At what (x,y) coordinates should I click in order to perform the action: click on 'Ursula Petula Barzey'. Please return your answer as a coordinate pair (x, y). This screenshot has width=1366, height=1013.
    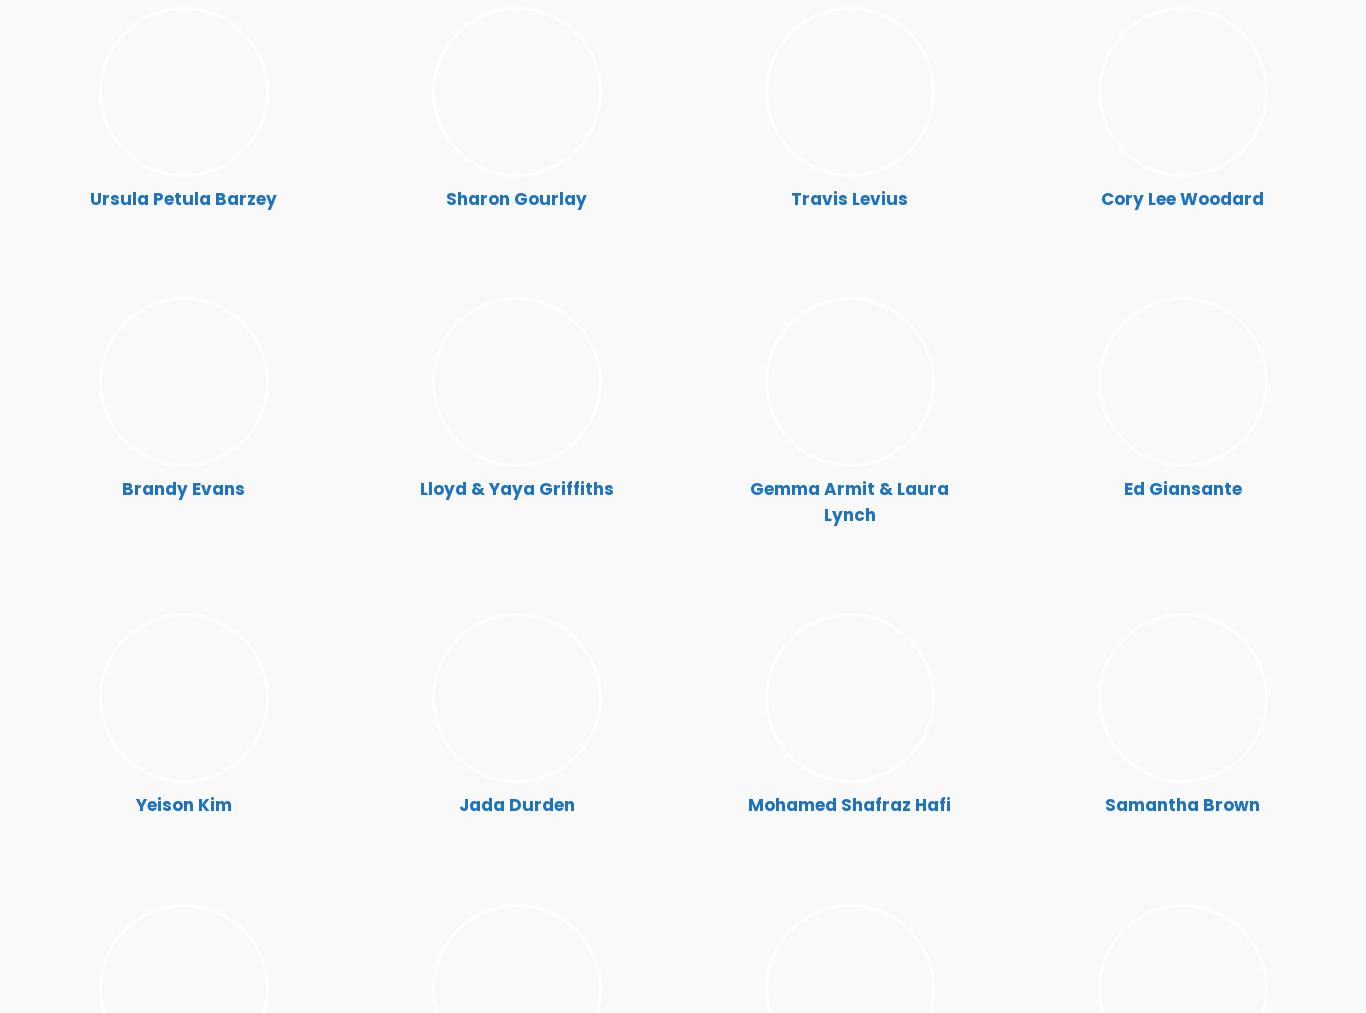
    Looking at the image, I should click on (90, 198).